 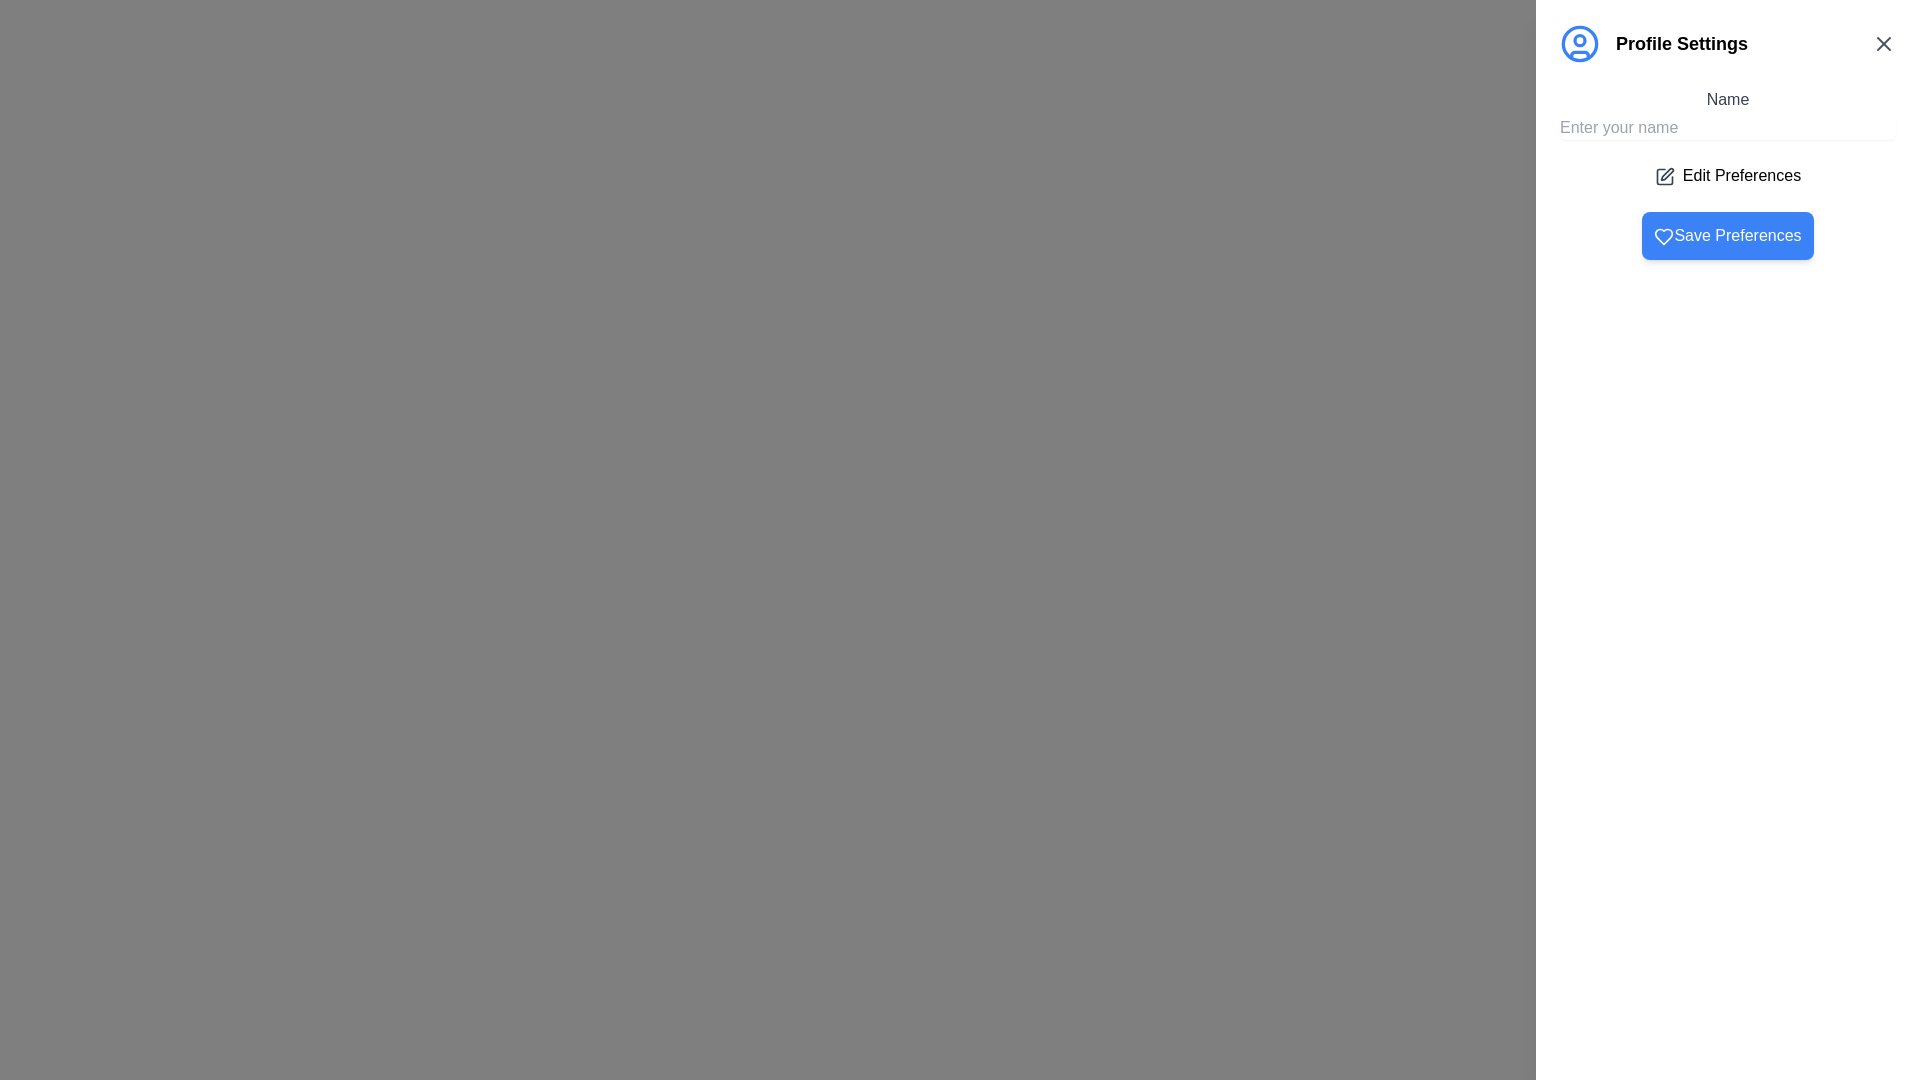 I want to click on the largest graphical circle in the user profile icon located in the upper-left corner of the sidebar, so click(x=1578, y=43).